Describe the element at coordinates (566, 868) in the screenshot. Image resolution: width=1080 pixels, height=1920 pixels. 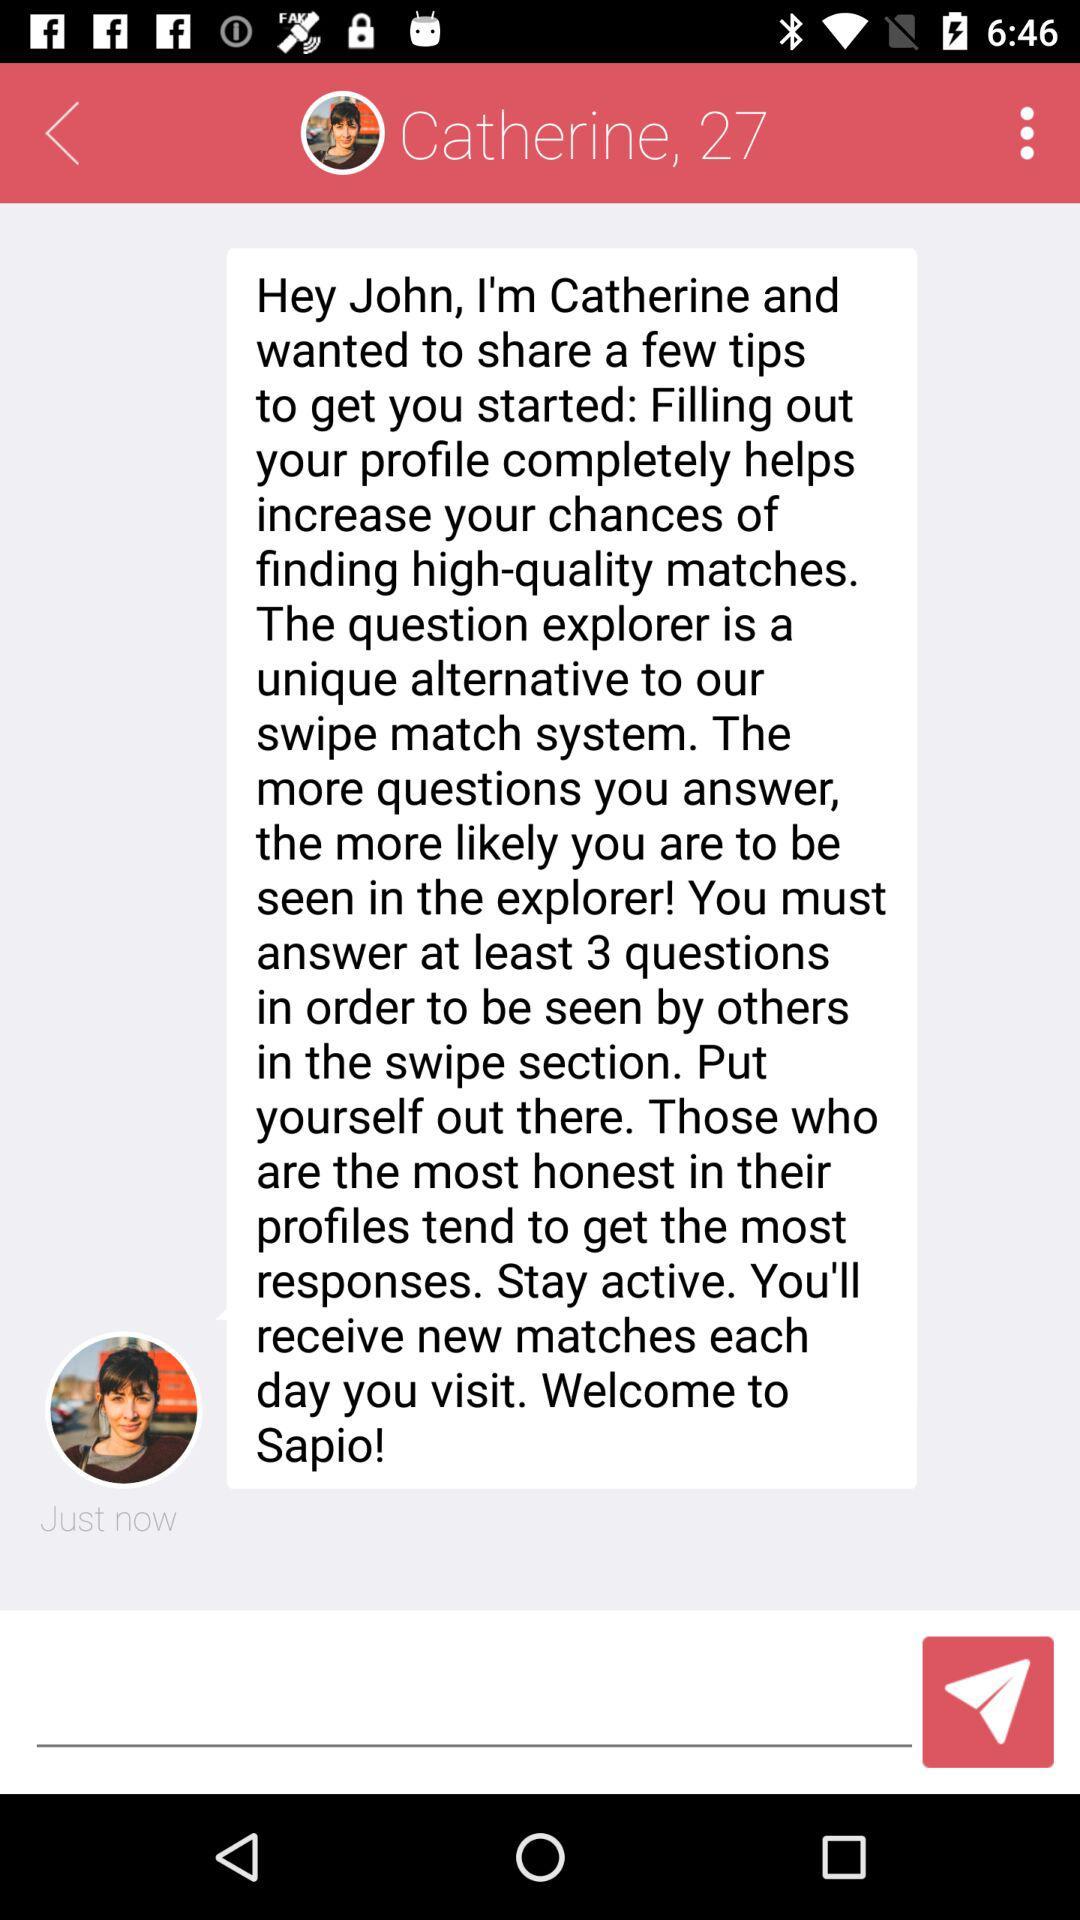
I see `icon below the catherine, 27 icon` at that location.